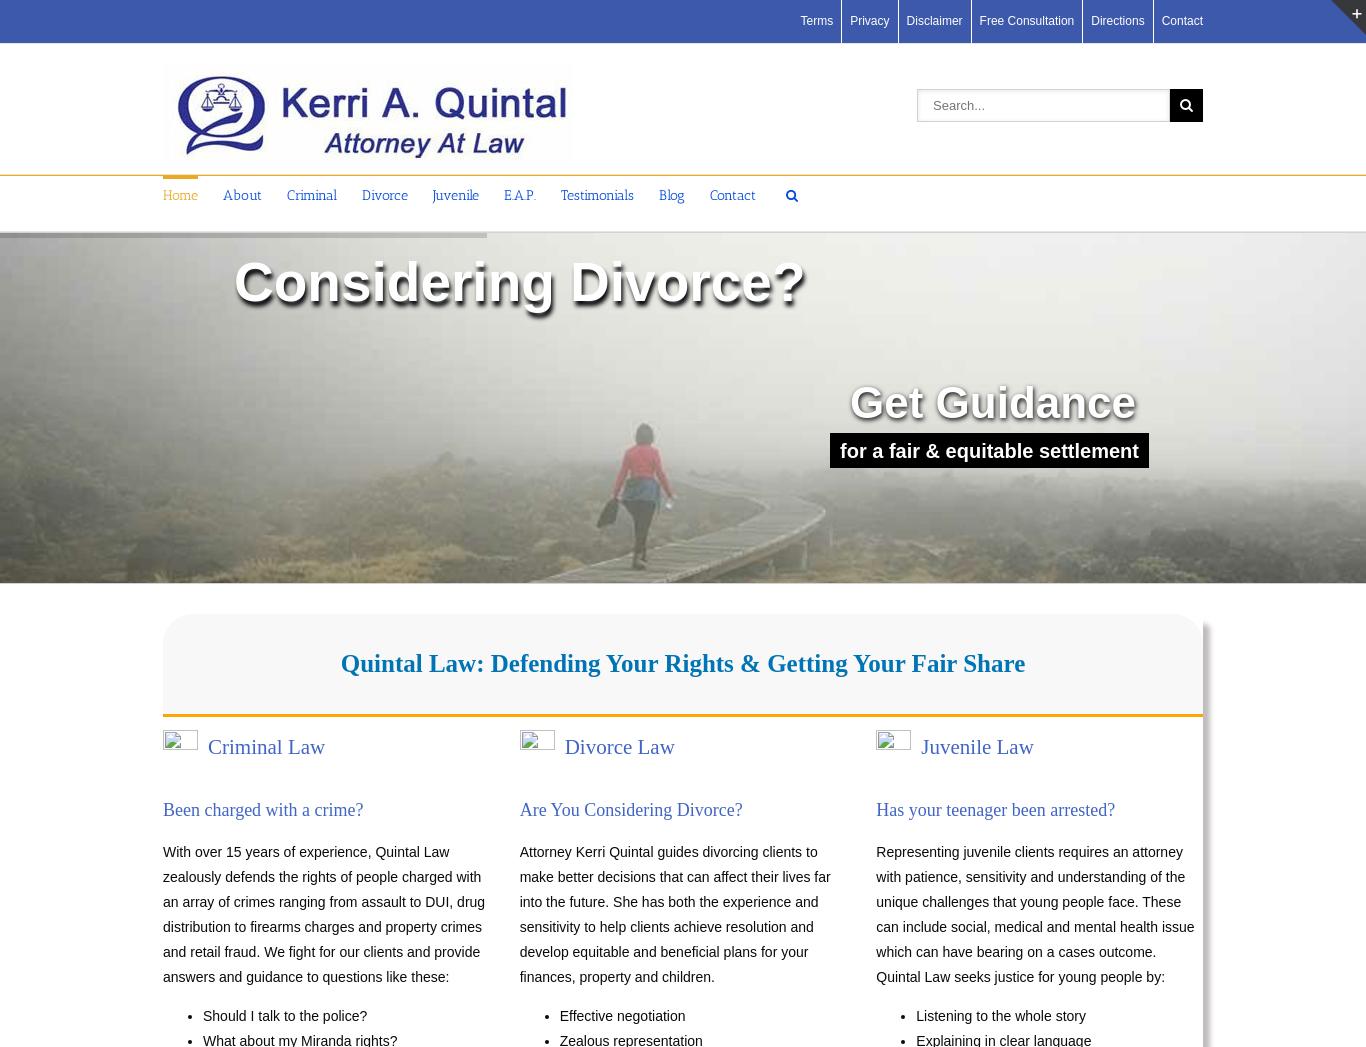  I want to click on 'Criminal Law', so click(266, 747).